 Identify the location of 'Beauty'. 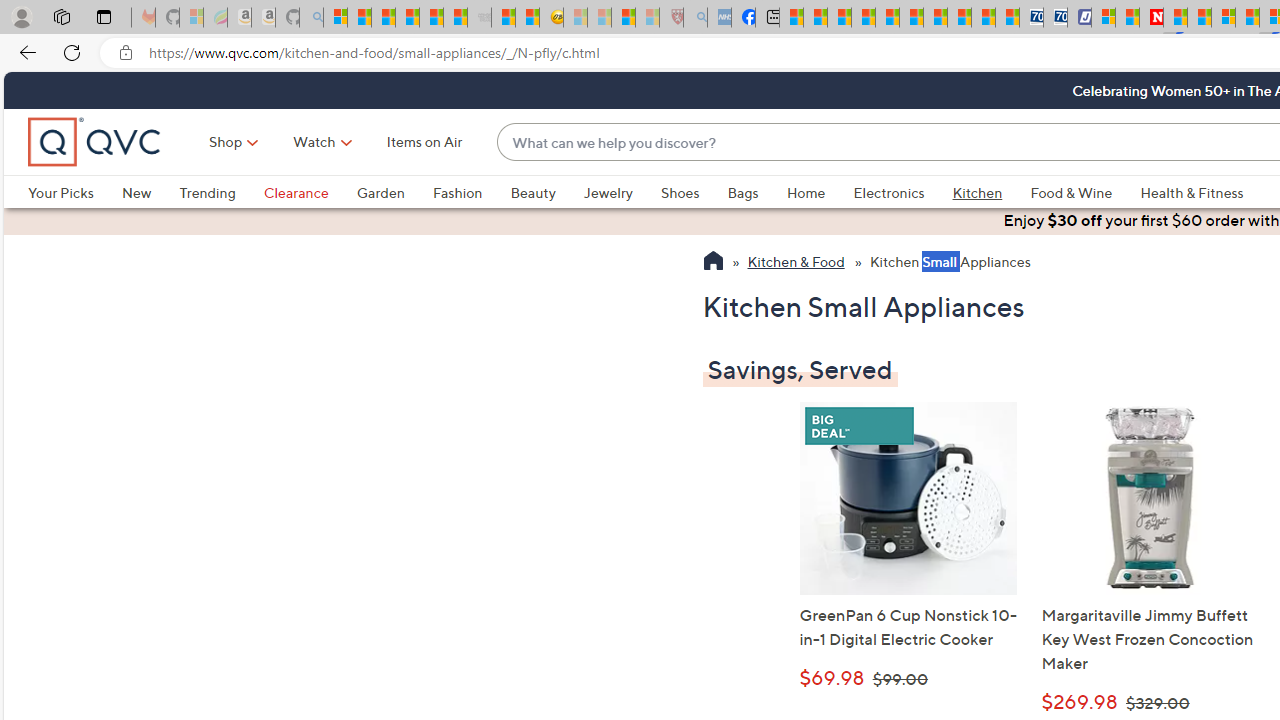
(532, 192).